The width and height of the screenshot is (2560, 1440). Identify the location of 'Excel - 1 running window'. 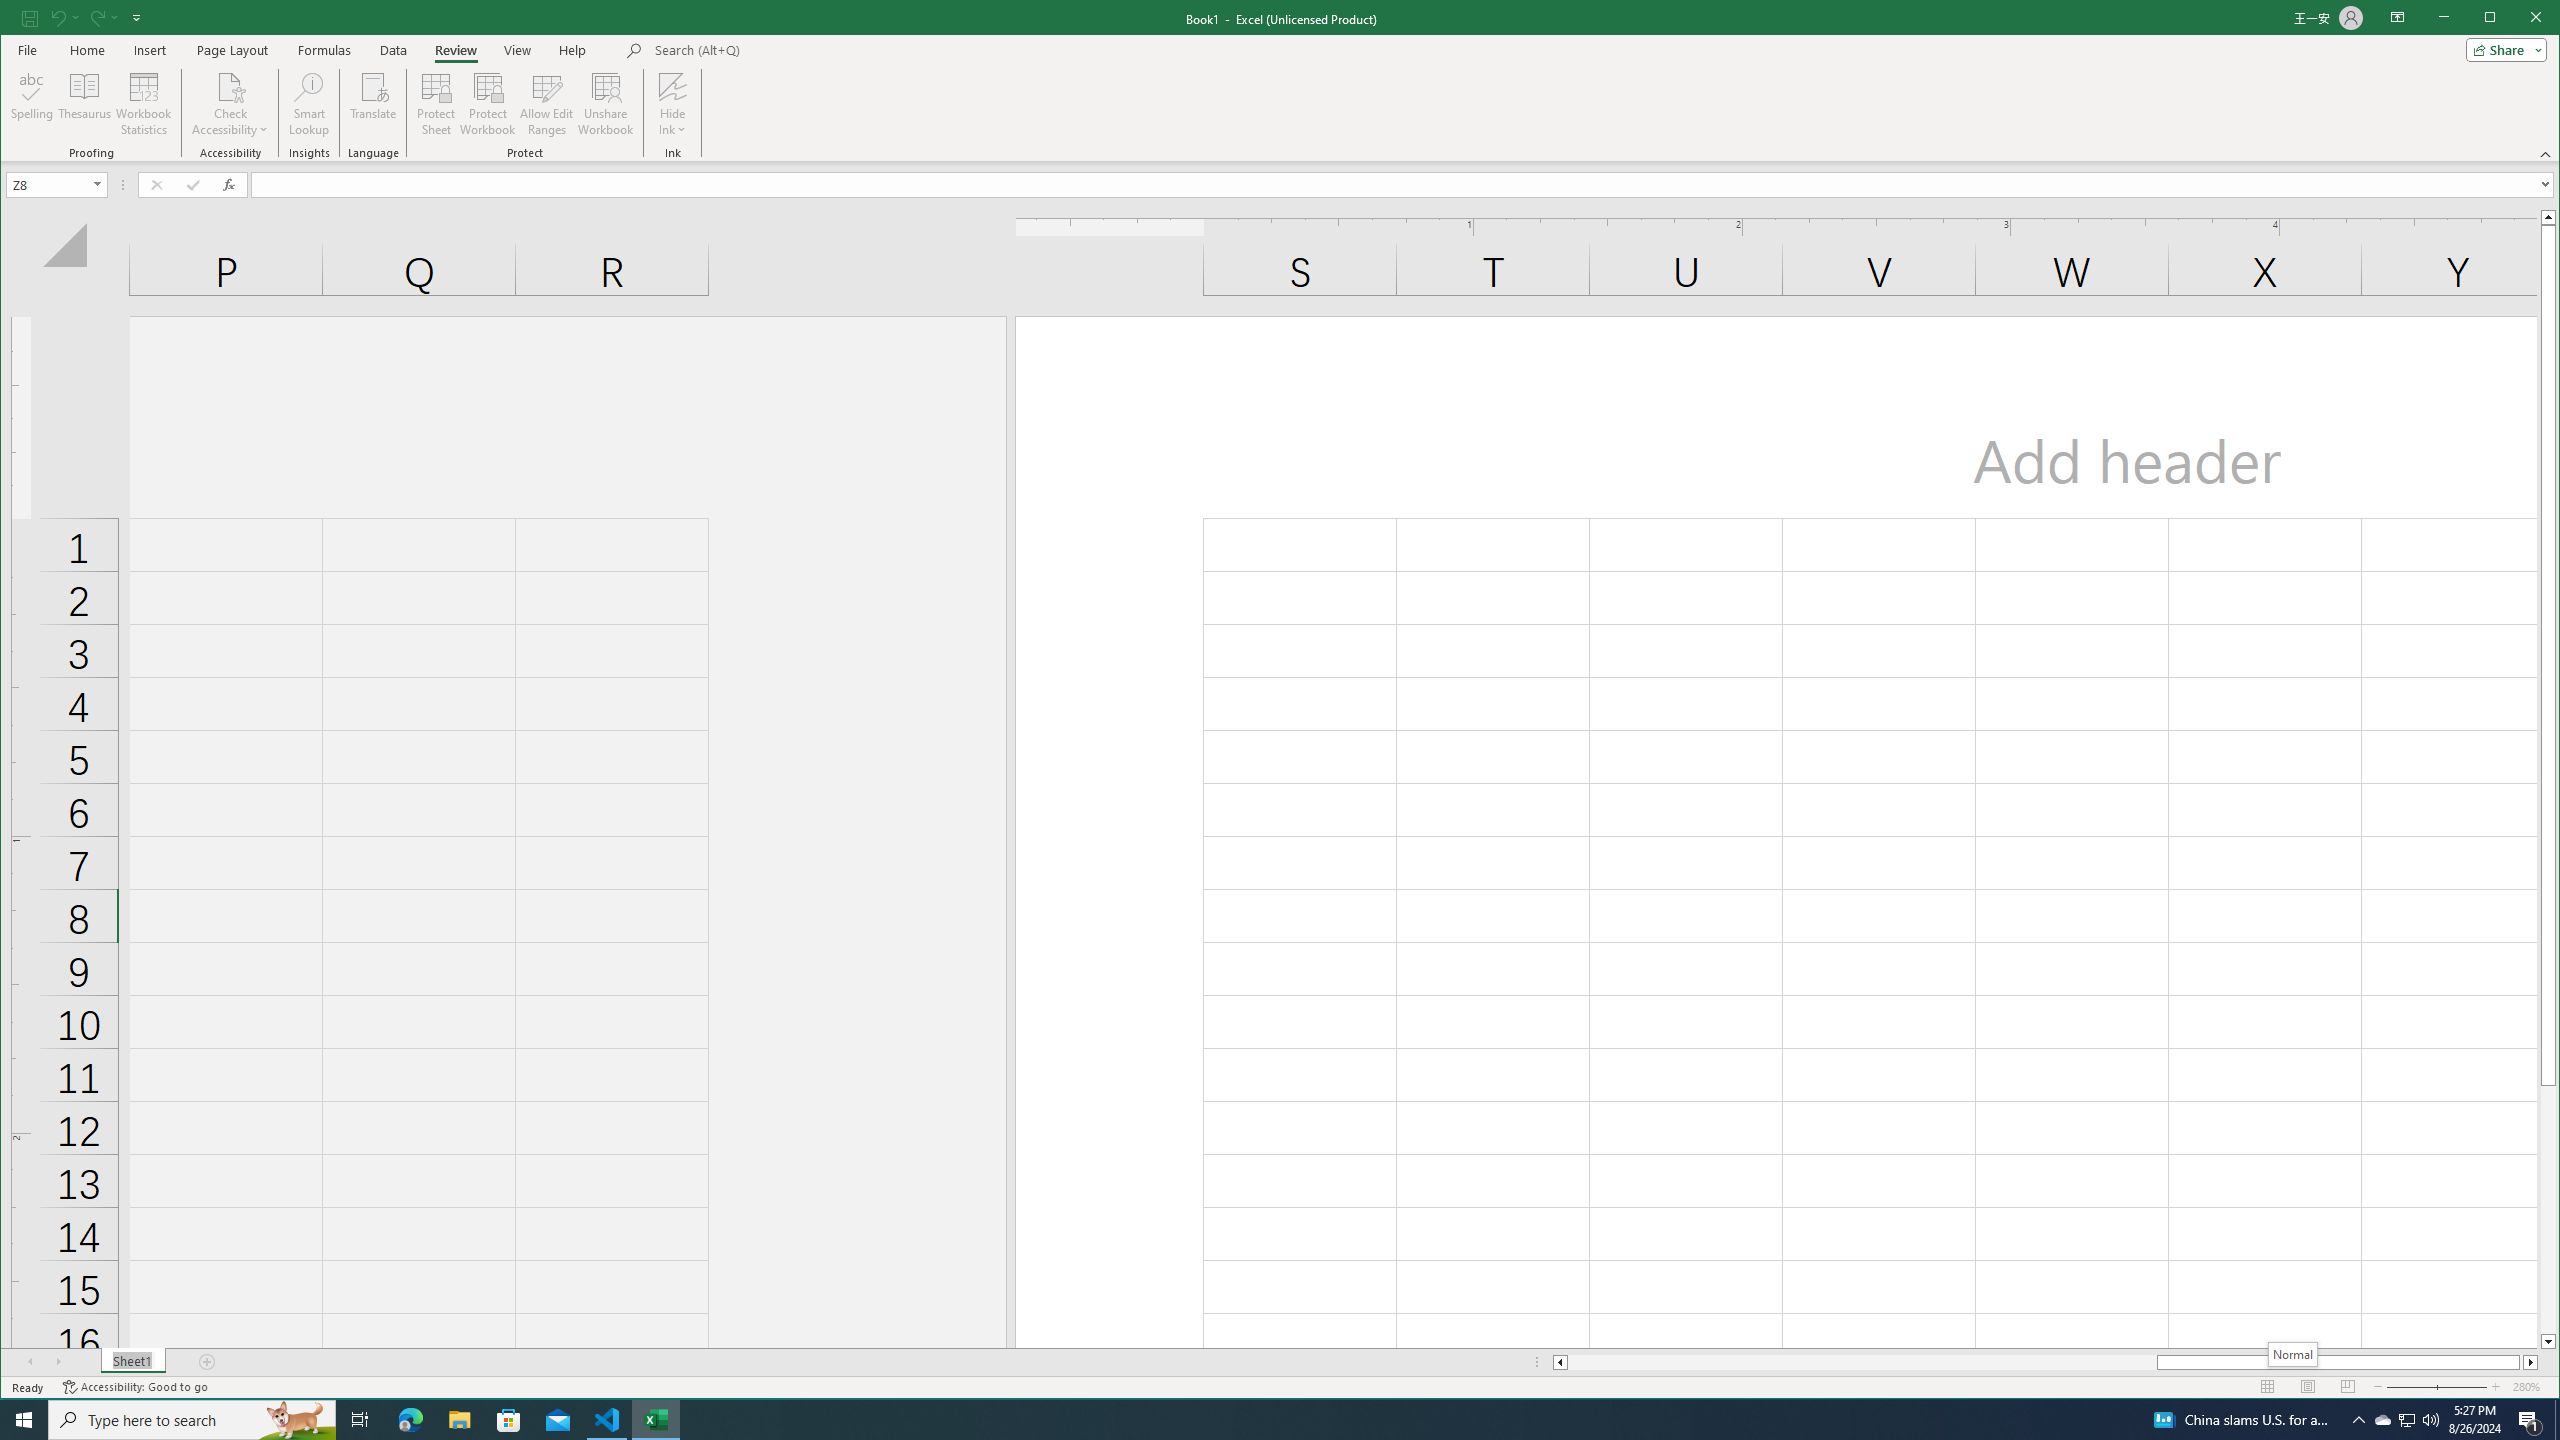
(656, 1418).